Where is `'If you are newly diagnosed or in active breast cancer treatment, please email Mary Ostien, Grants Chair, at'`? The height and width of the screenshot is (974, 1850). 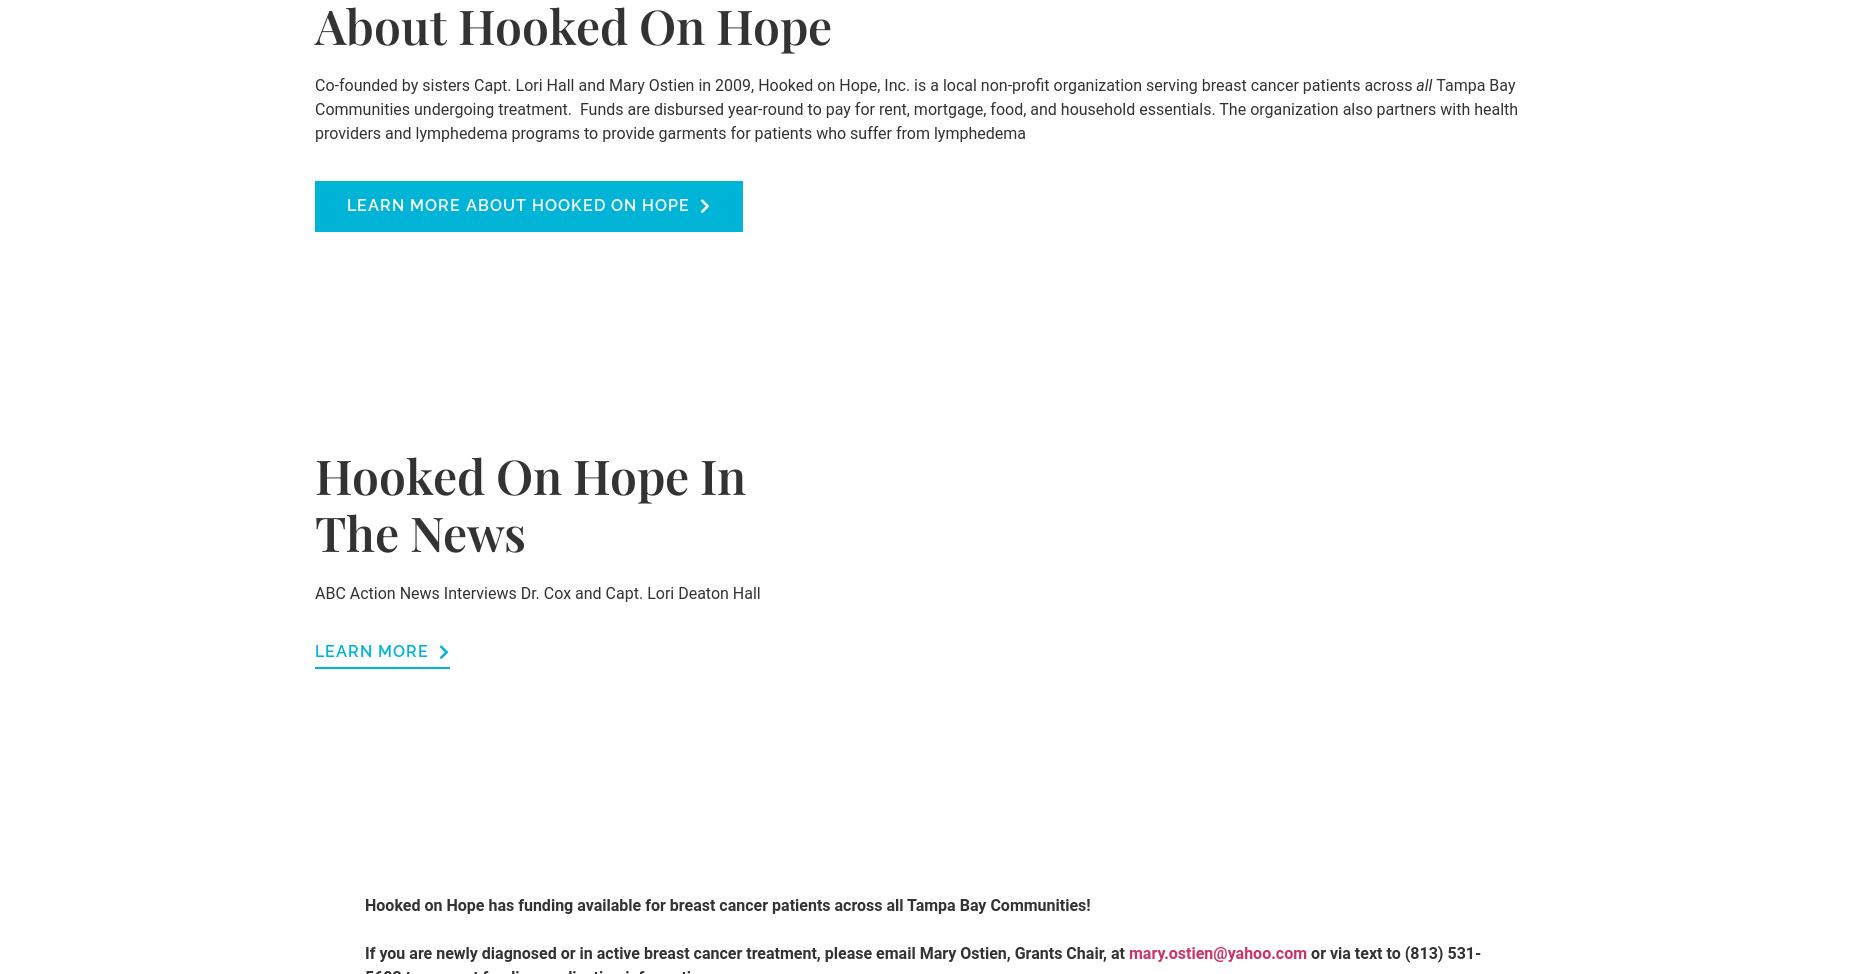 'If you are newly diagnosed or in active breast cancer treatment, please email Mary Ostien, Grants Chair, at' is located at coordinates (746, 951).